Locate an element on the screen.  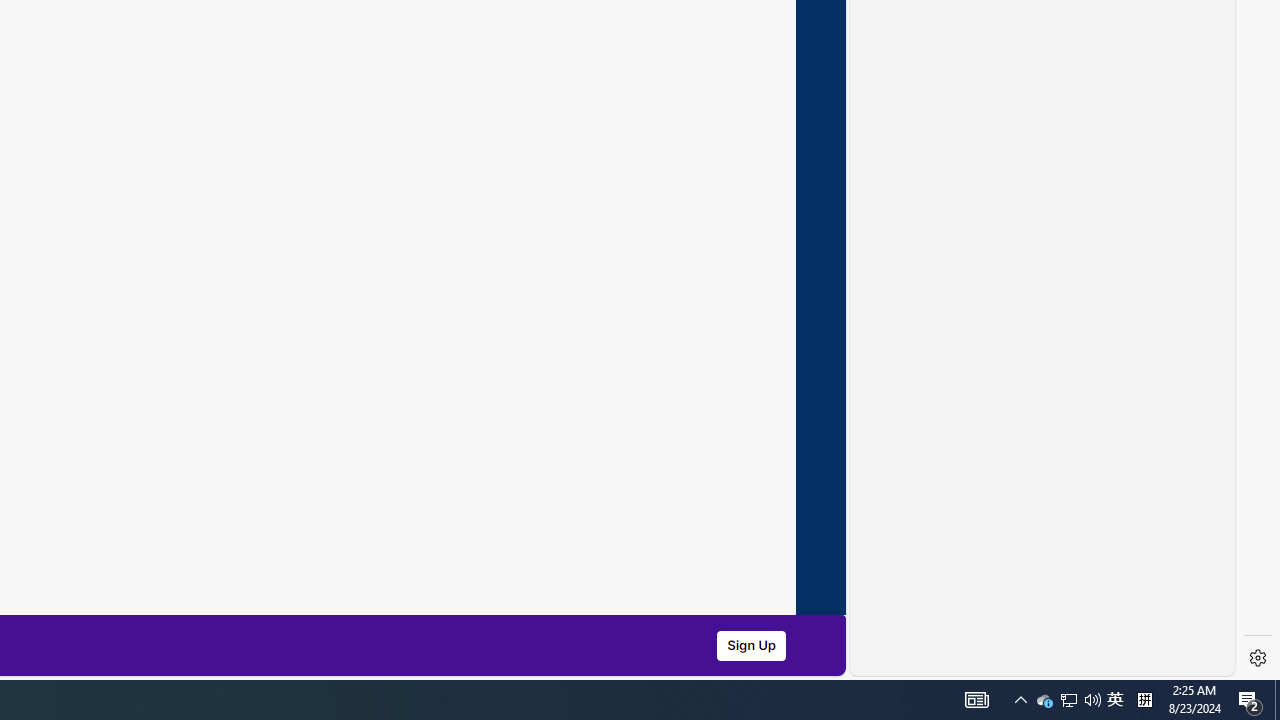
'Sign Up' is located at coordinates (750, 645).